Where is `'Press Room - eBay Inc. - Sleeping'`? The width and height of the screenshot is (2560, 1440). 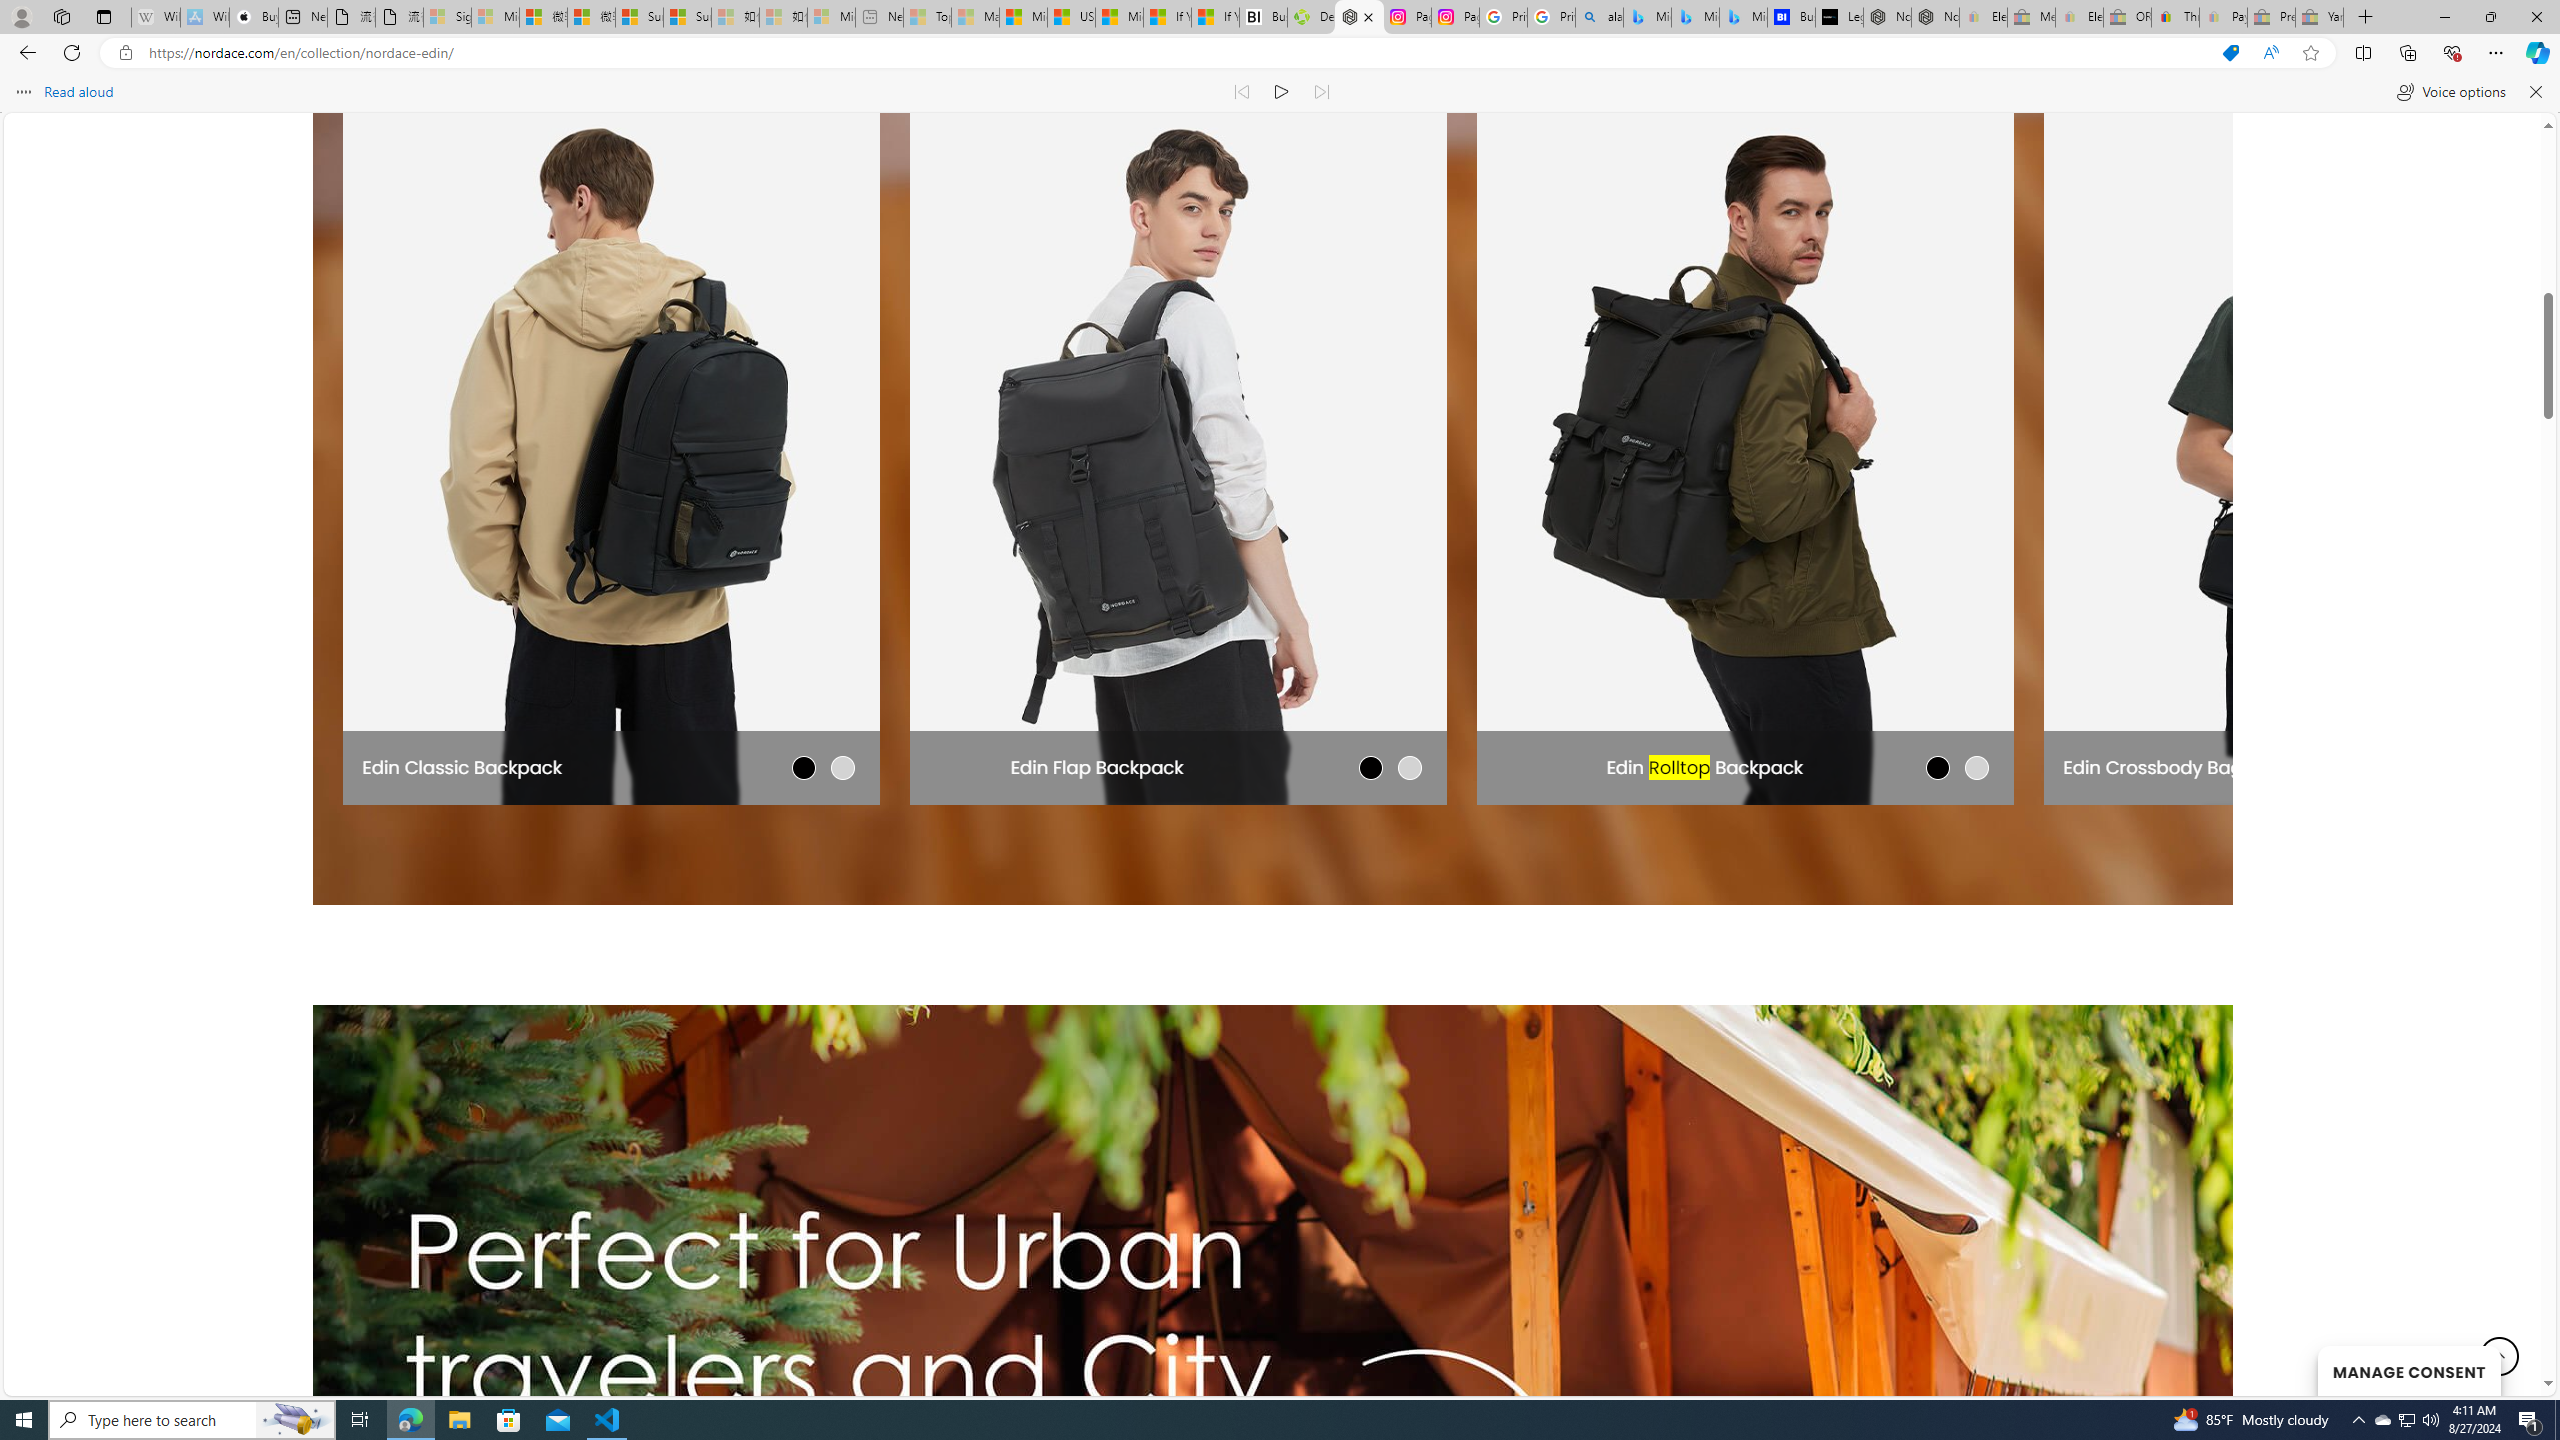
'Press Room - eBay Inc. - Sleeping' is located at coordinates (2271, 16).